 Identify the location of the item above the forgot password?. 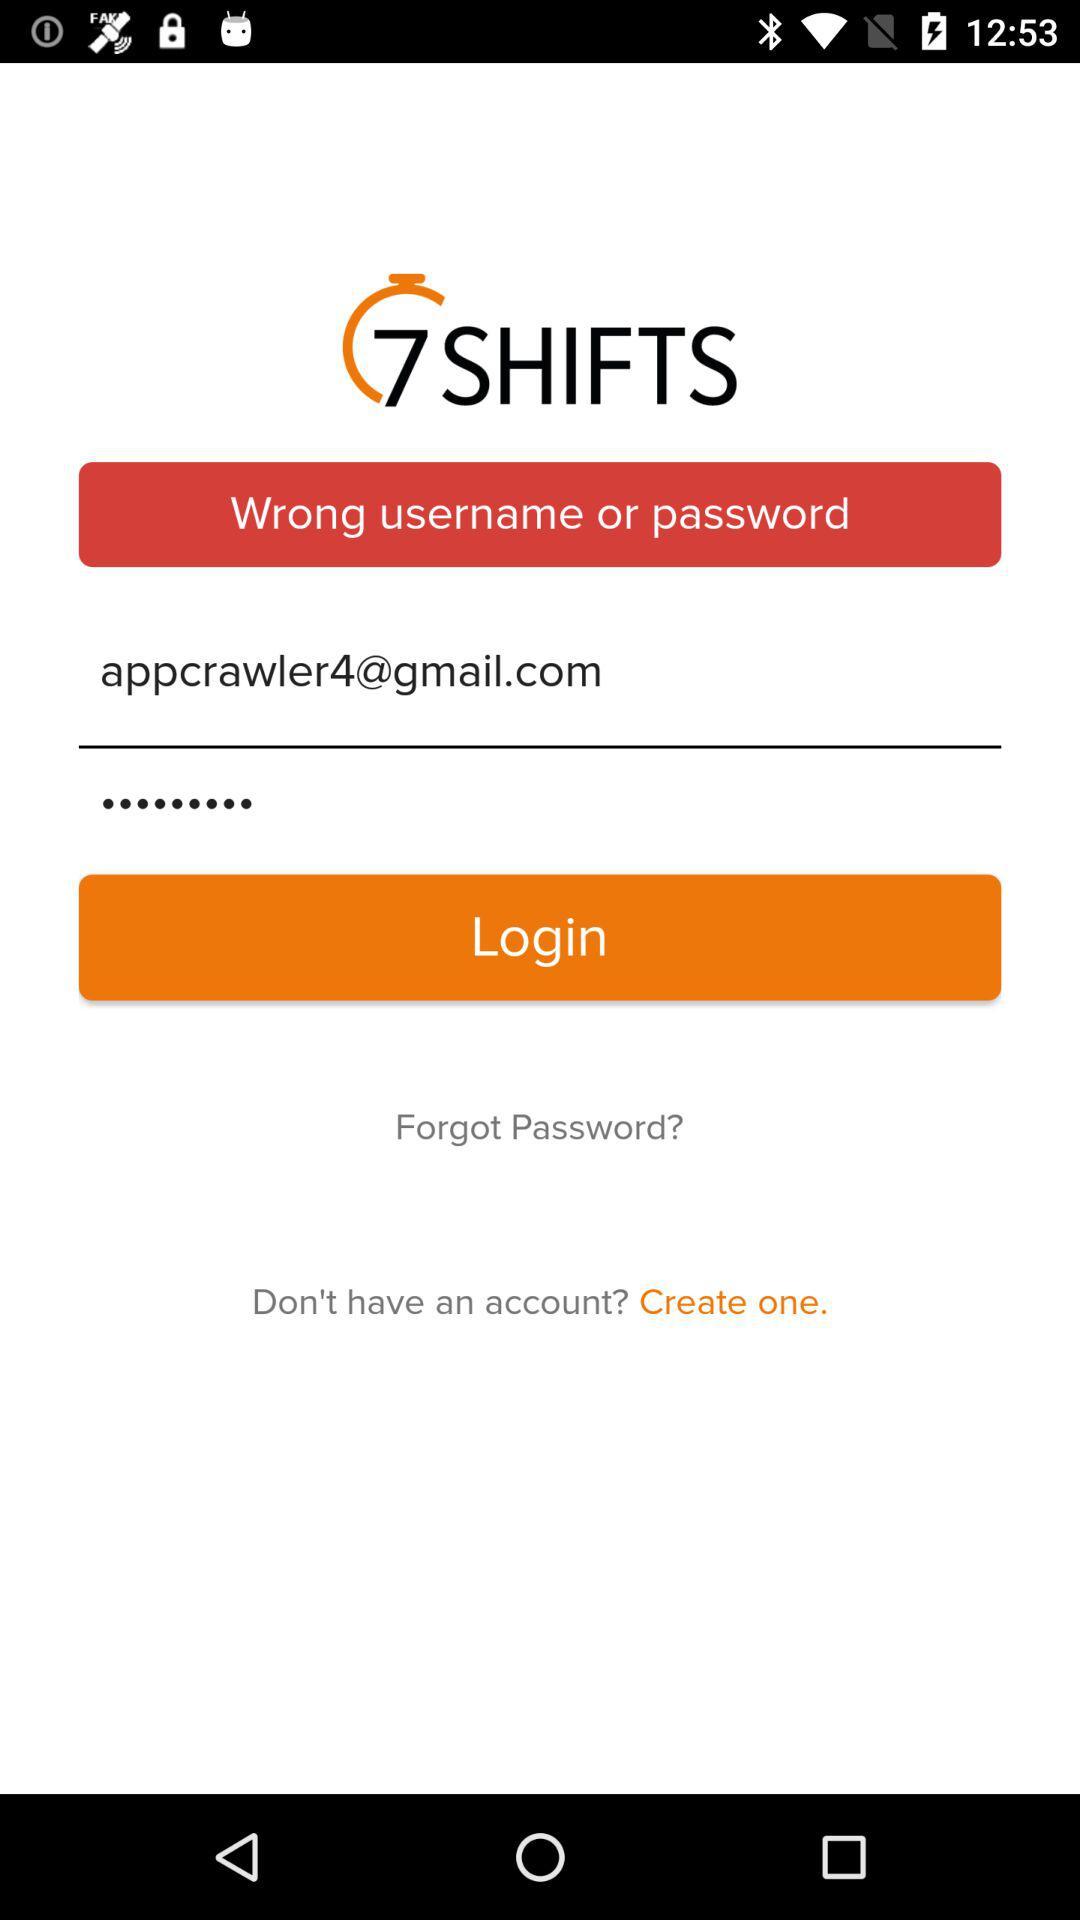
(540, 936).